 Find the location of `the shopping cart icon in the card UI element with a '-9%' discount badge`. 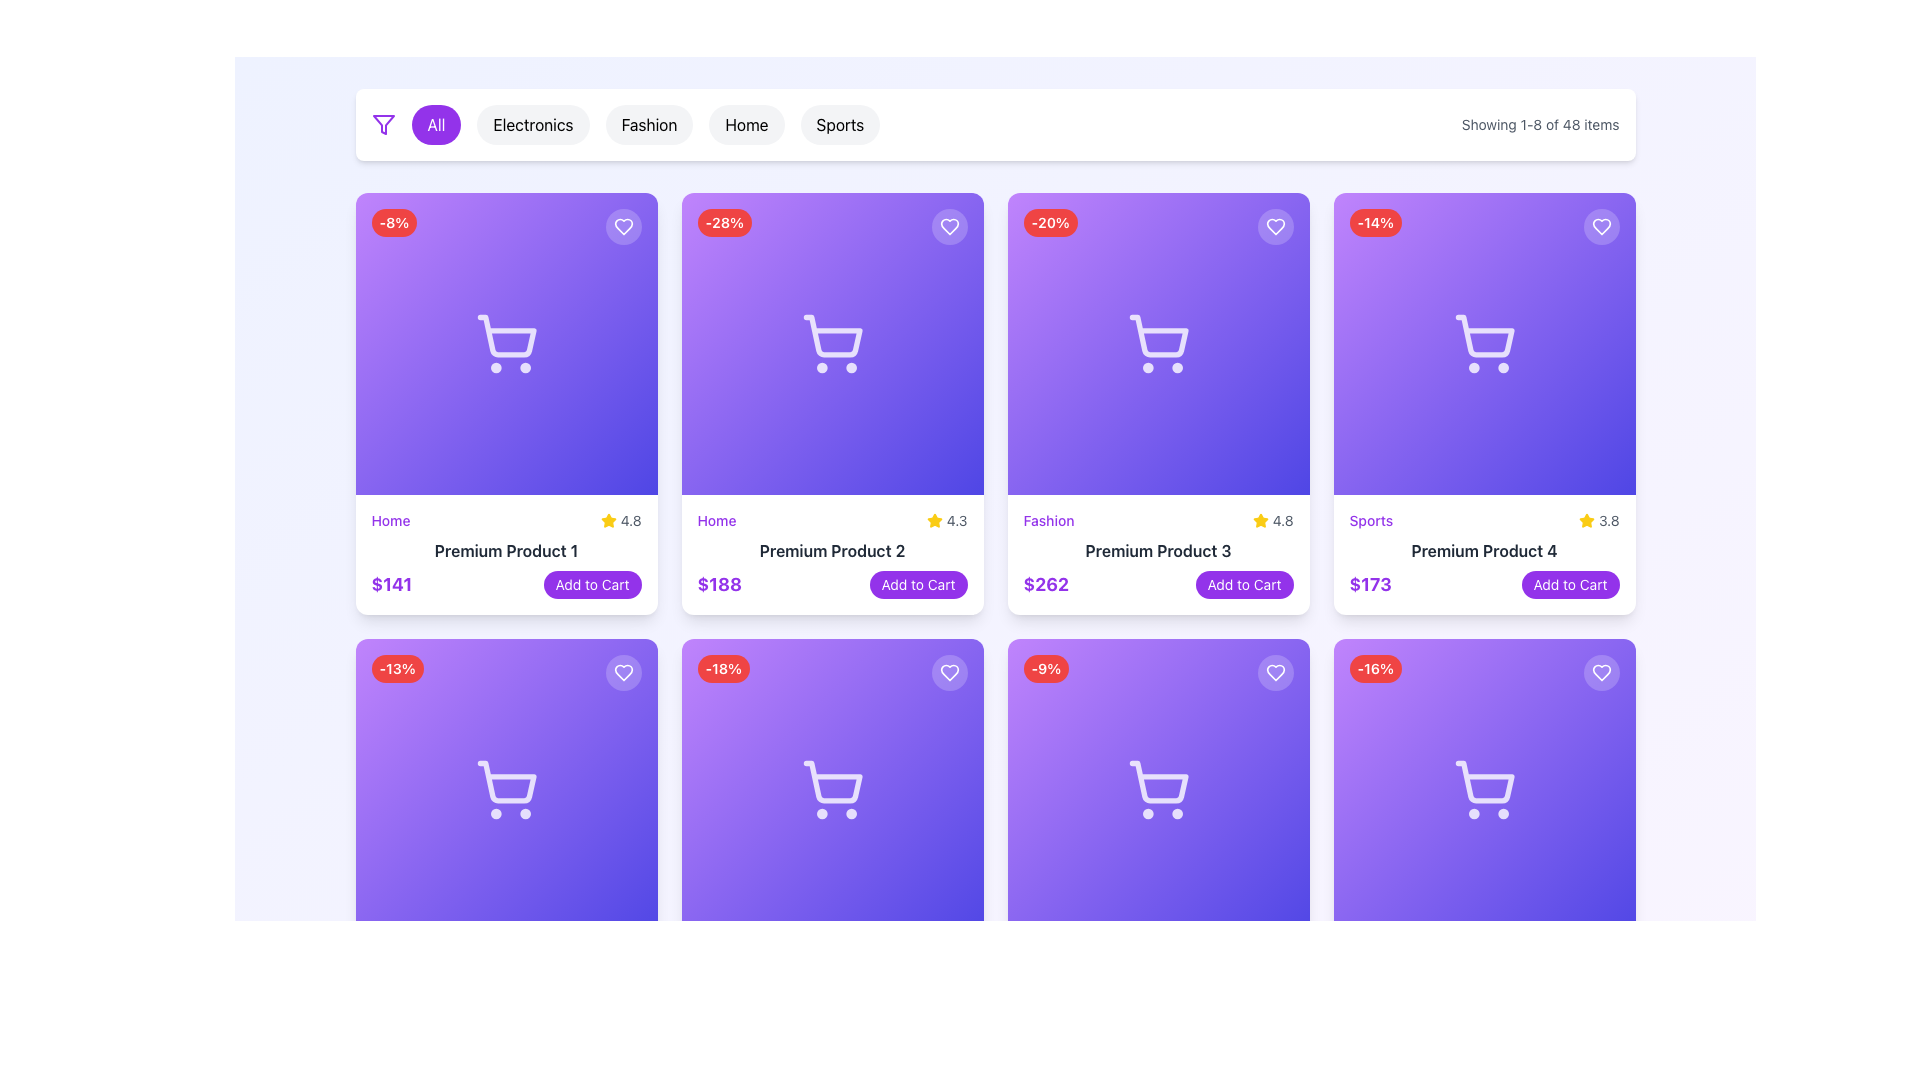

the shopping cart icon in the card UI element with a '-9%' discount badge is located at coordinates (1158, 789).